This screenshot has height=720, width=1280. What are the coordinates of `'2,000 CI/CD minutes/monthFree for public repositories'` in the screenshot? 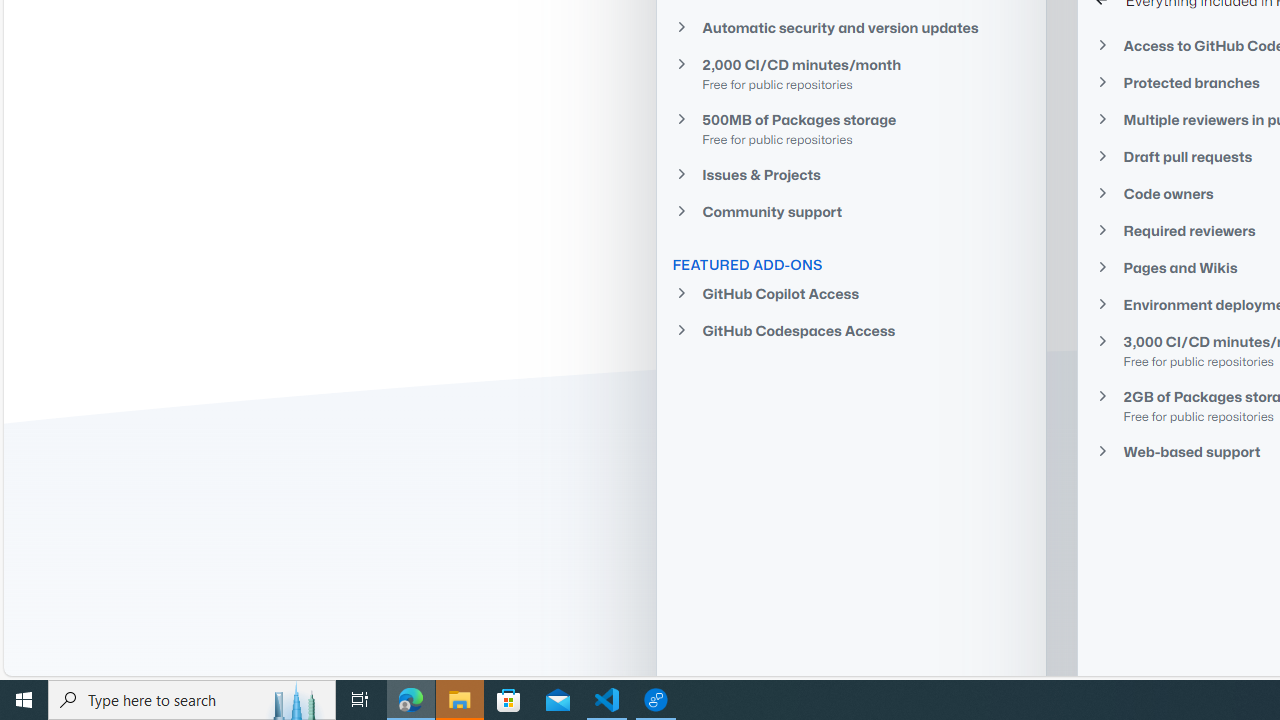 It's located at (851, 72).